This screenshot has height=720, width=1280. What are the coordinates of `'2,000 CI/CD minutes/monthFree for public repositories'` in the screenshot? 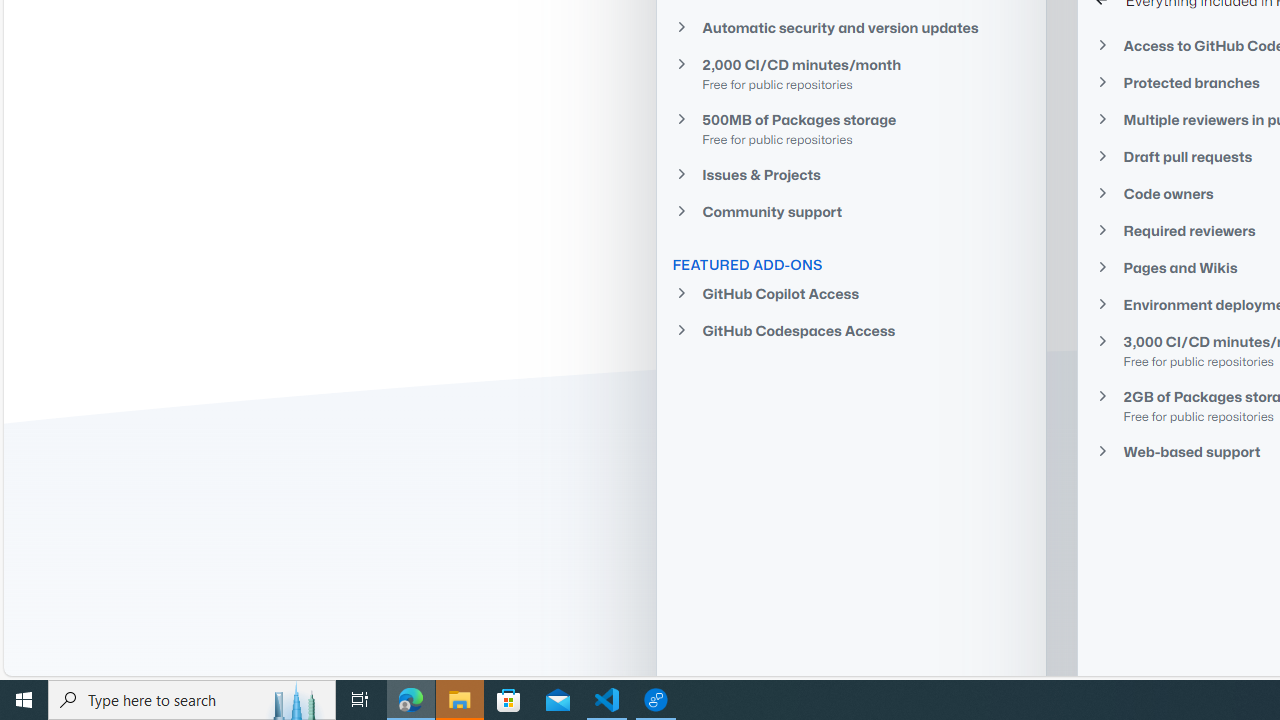 It's located at (851, 72).